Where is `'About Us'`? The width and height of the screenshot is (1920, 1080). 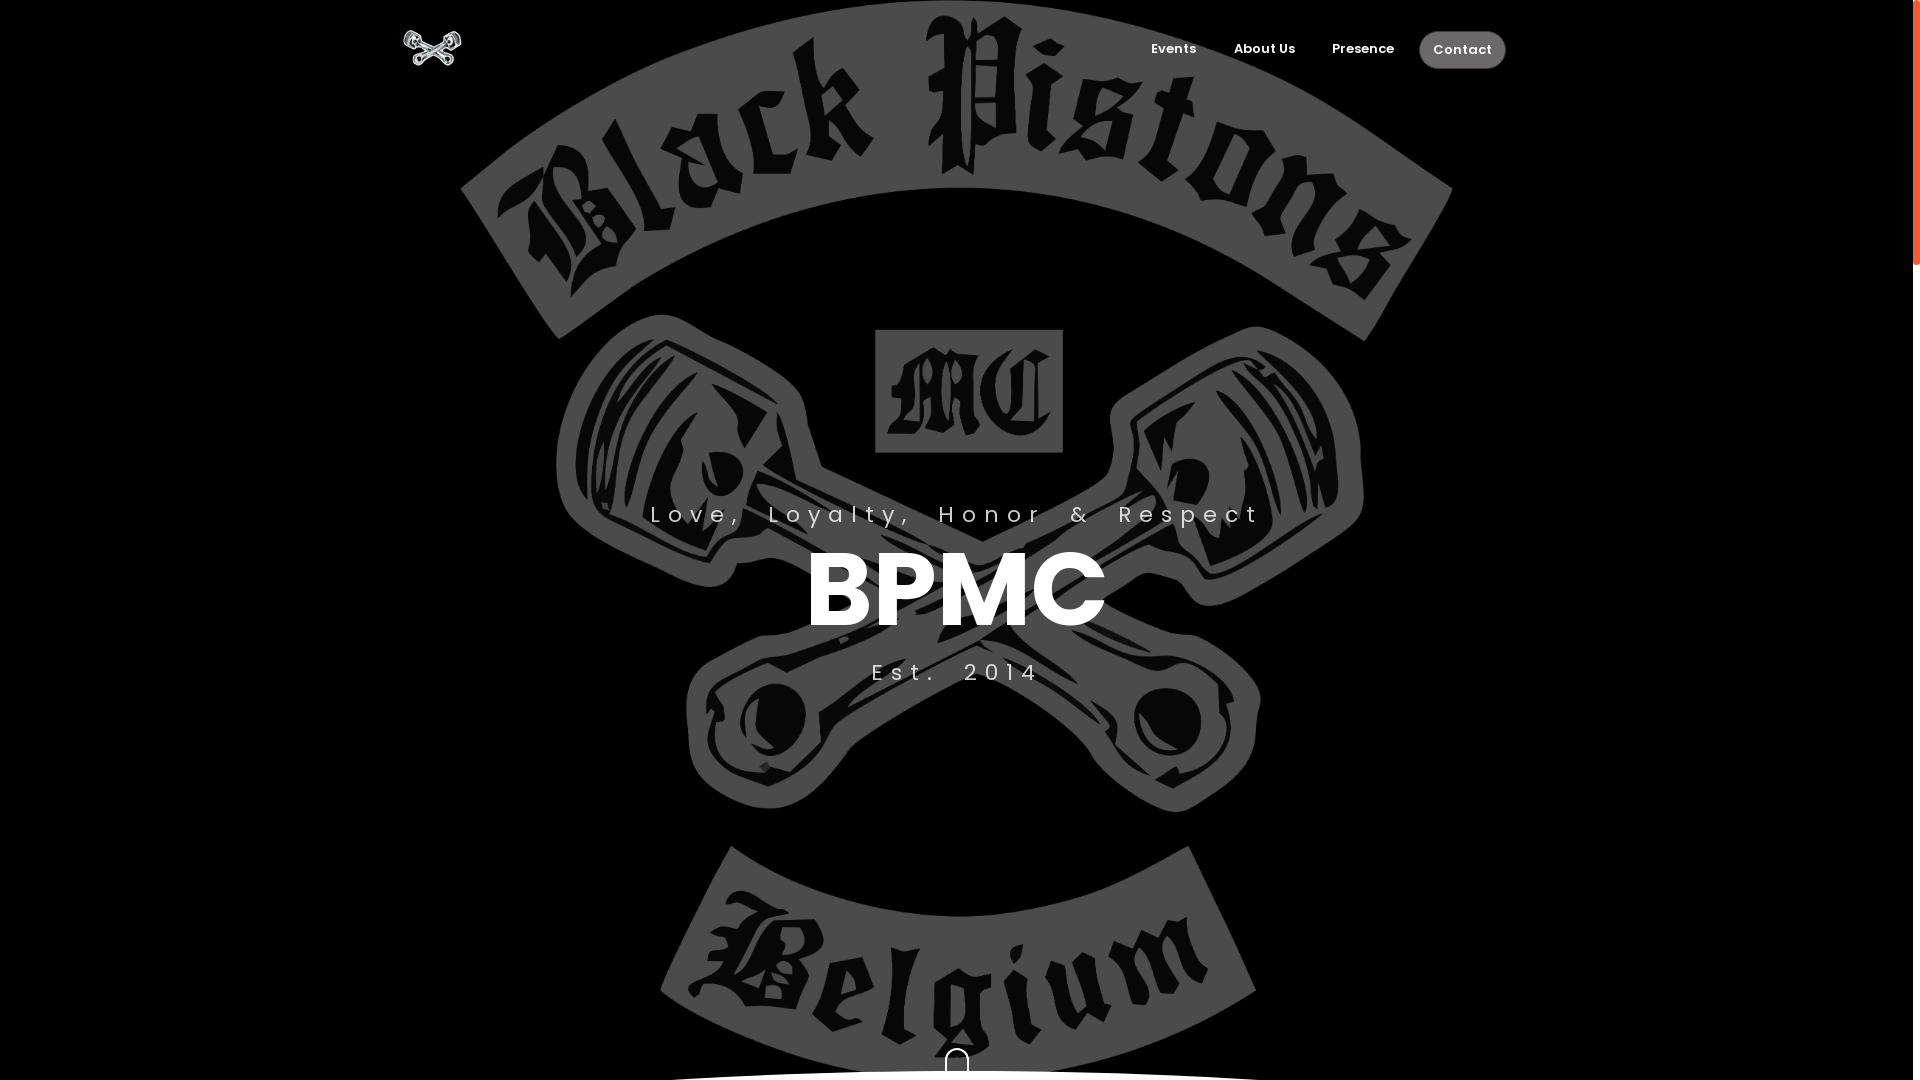 'About Us' is located at coordinates (1263, 48).